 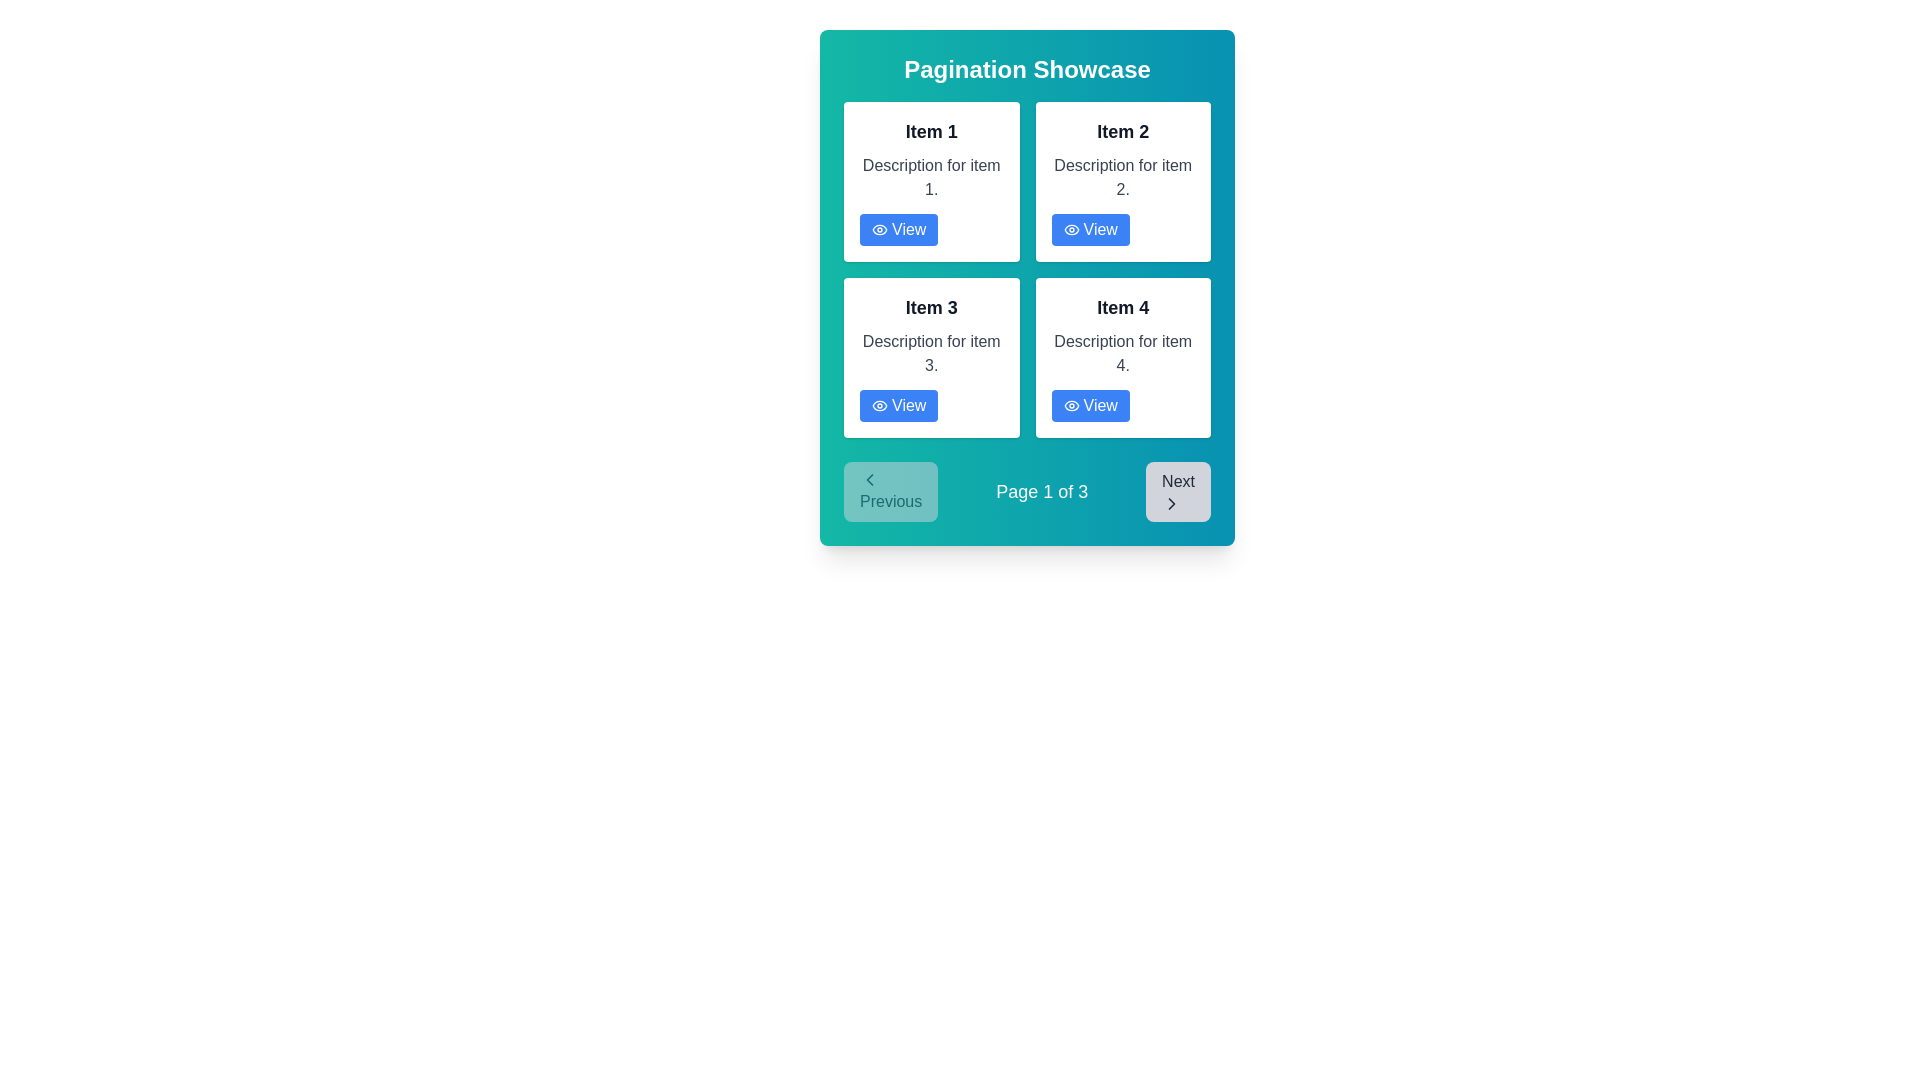 What do you see at coordinates (898, 405) in the screenshot?
I see `the 'View' button for 'Item 3'` at bounding box center [898, 405].